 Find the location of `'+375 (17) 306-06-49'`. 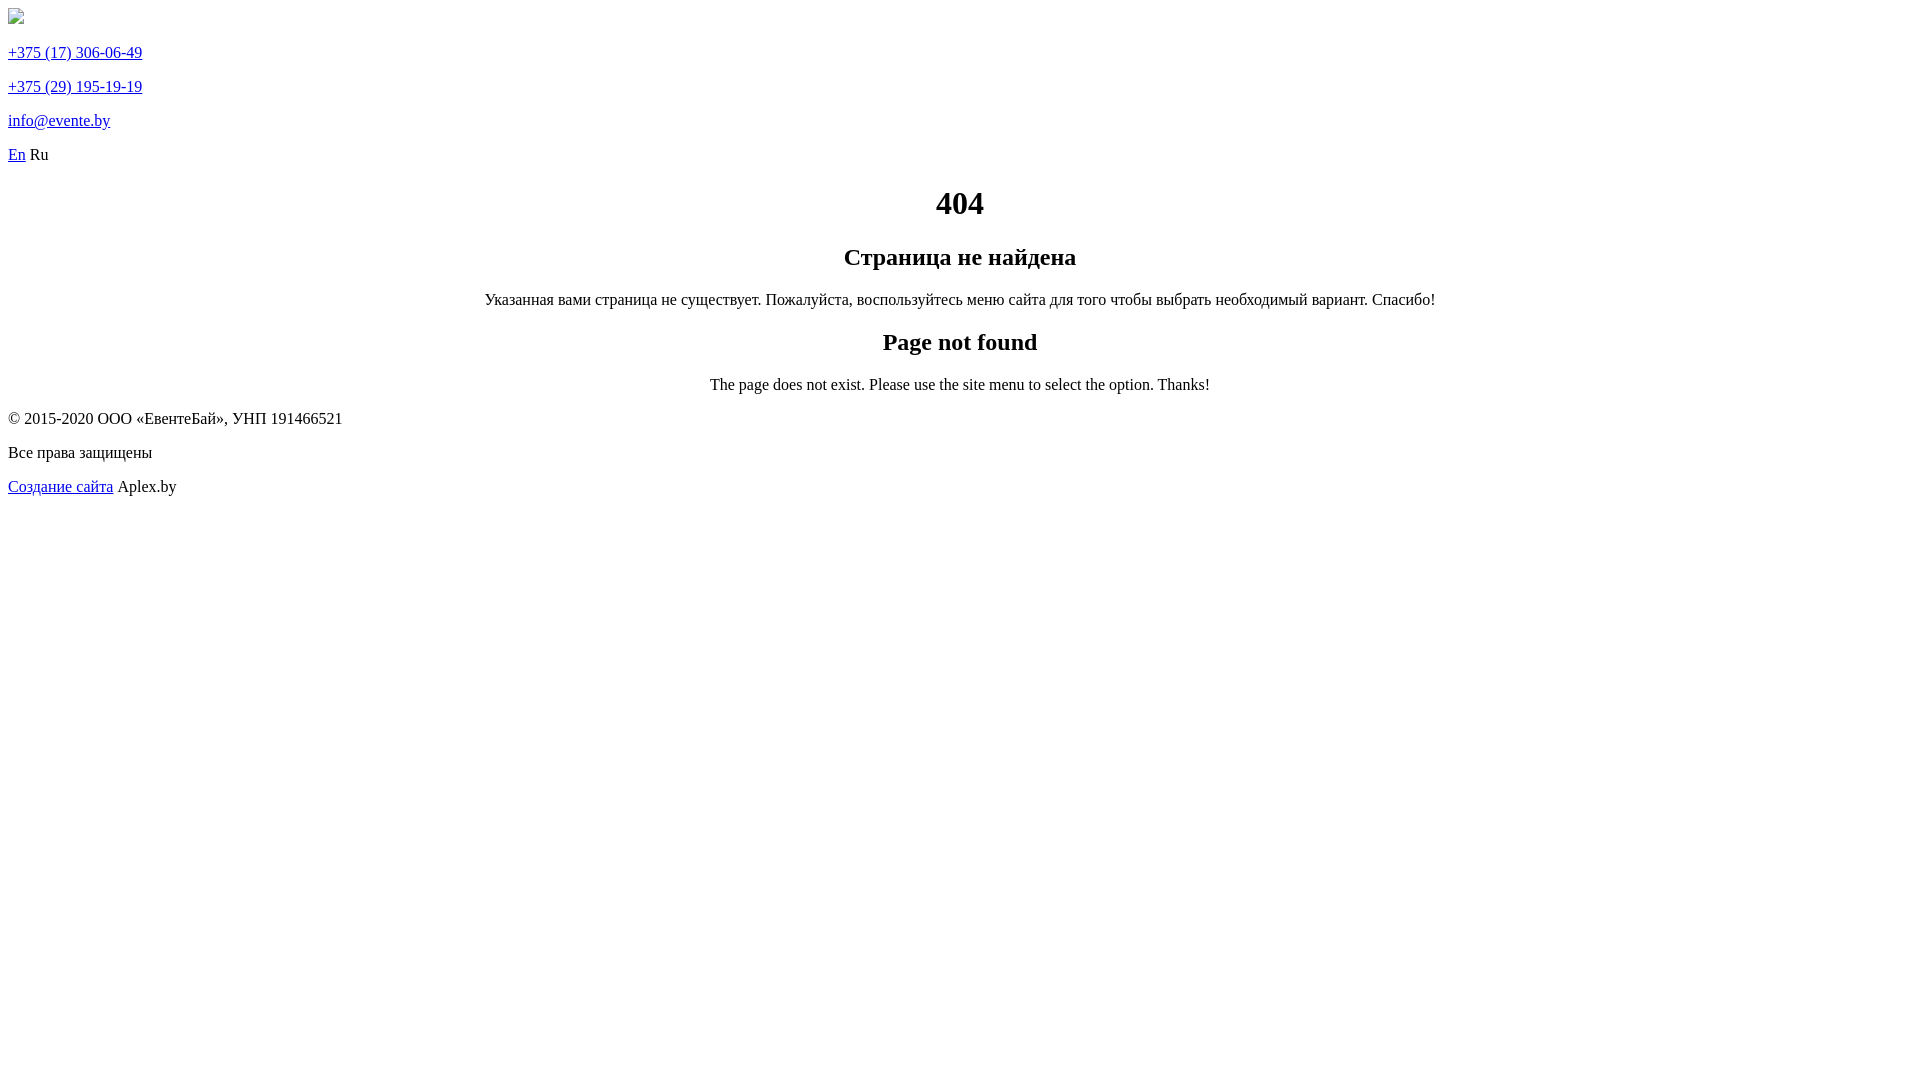

'+375 (17) 306-06-49' is located at coordinates (75, 51).